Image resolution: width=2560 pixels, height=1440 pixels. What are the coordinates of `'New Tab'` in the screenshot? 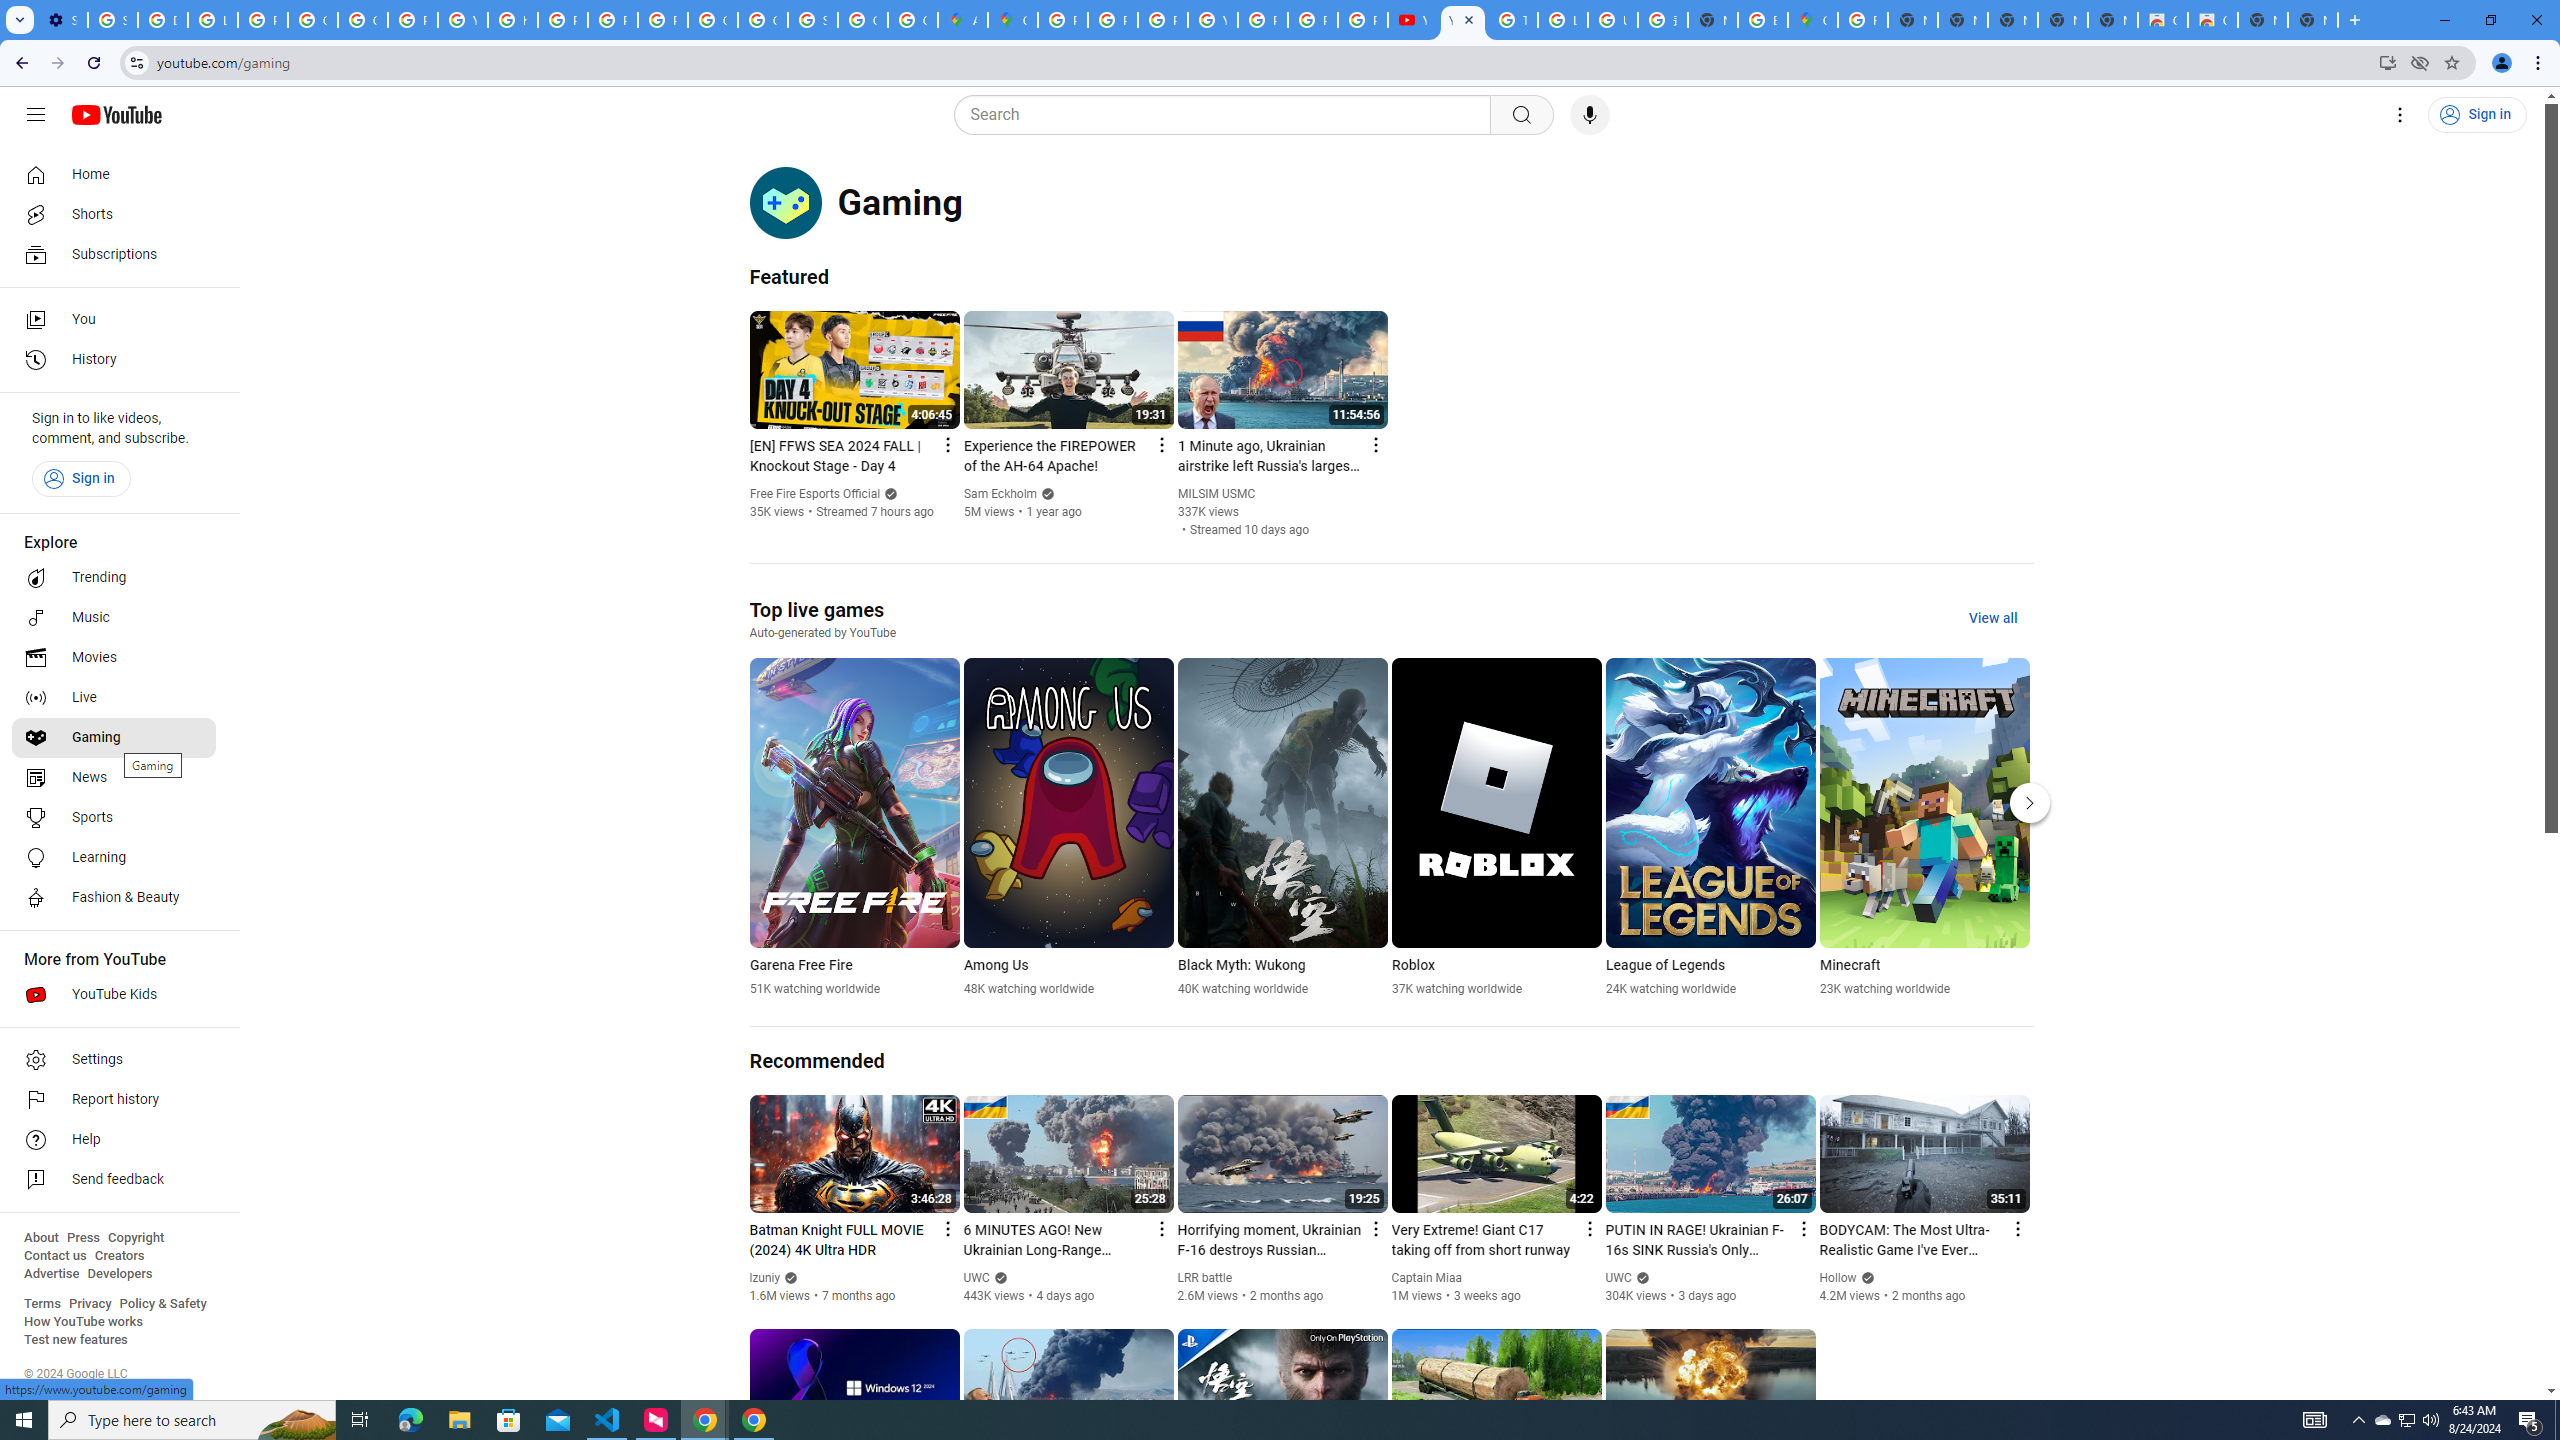 It's located at (2311, 19).